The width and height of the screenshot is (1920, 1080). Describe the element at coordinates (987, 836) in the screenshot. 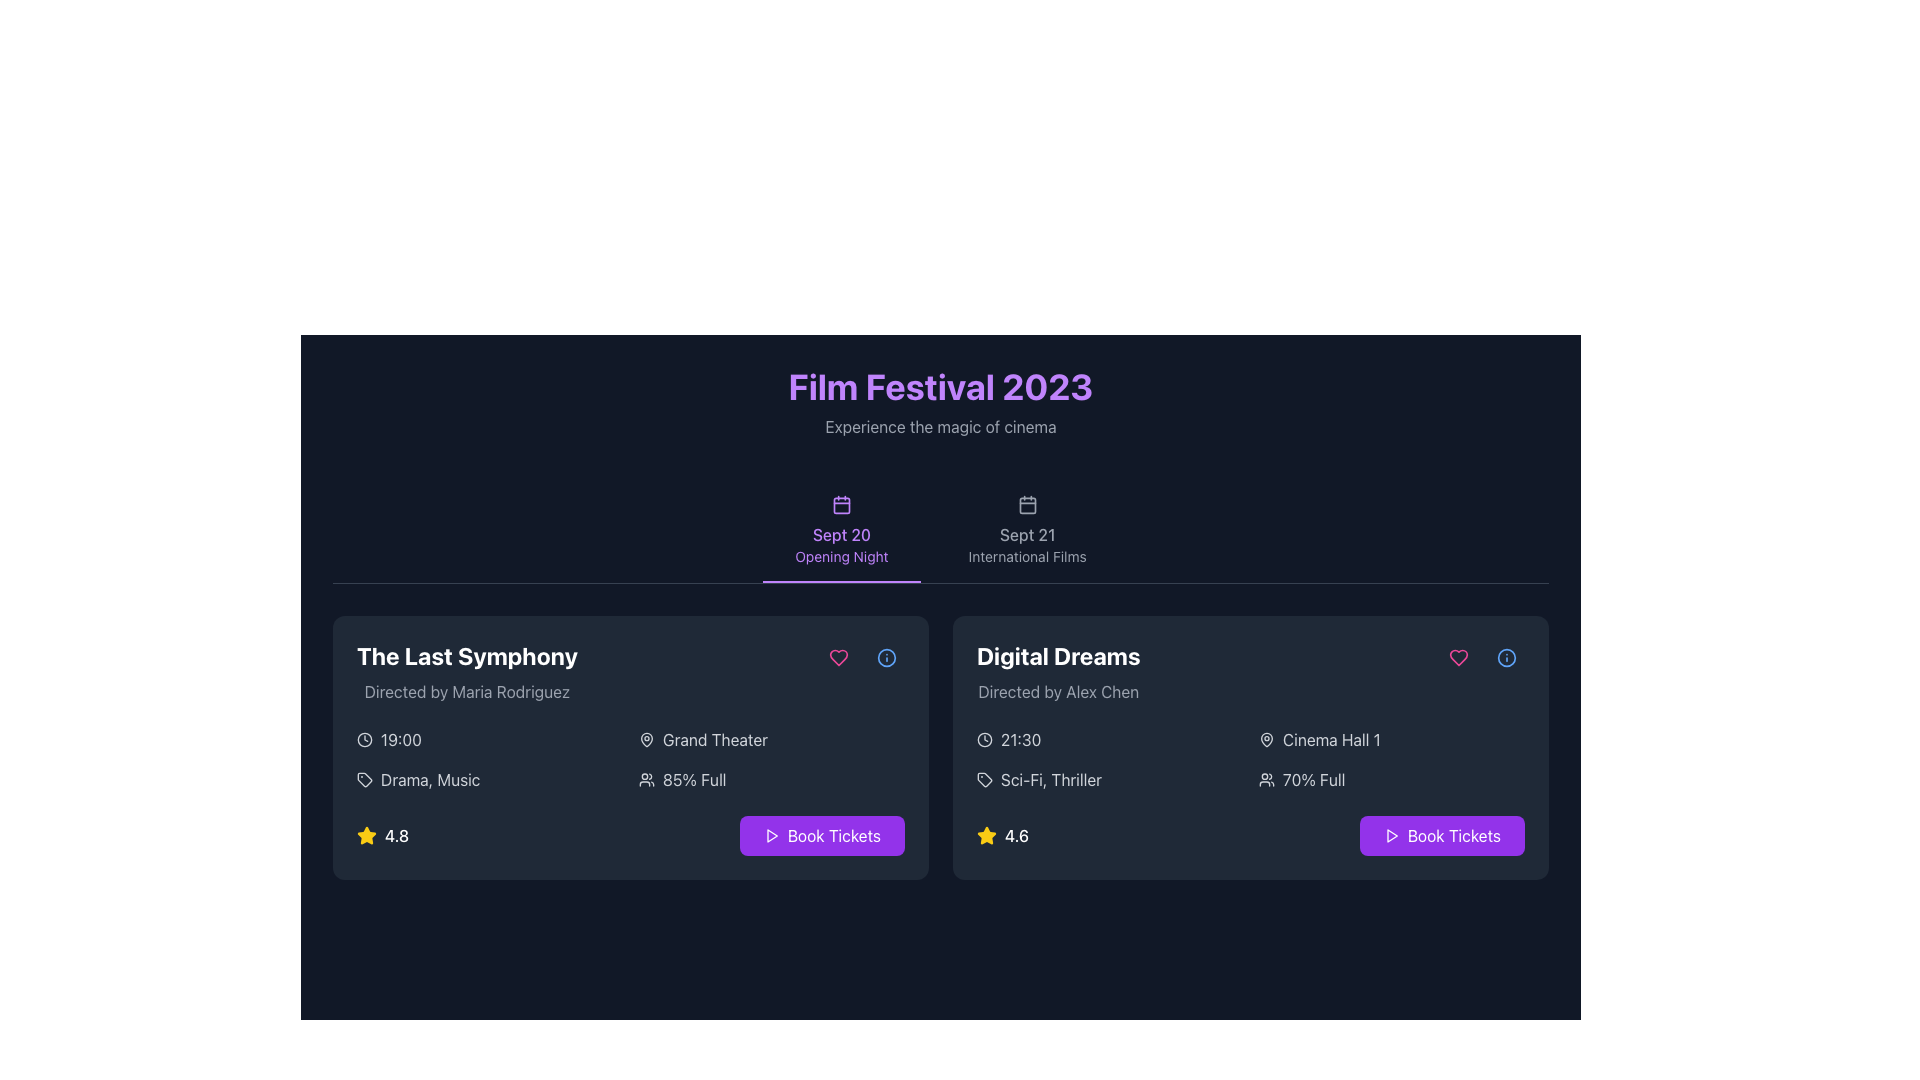

I see `the prominent yellow star icon located in the bottom-right section of the 'Digital Dreams' card` at that location.